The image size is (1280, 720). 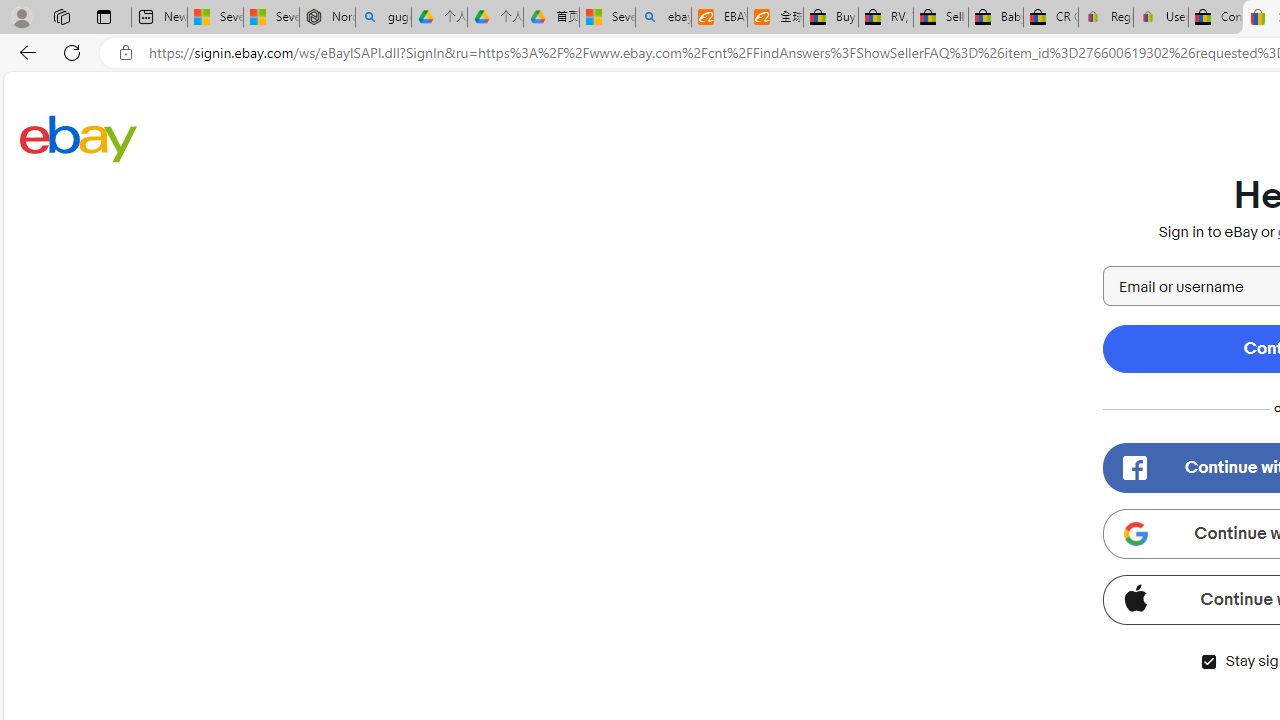 I want to click on 'Buy Auto Parts & Accessories | eBay', so click(x=830, y=17).